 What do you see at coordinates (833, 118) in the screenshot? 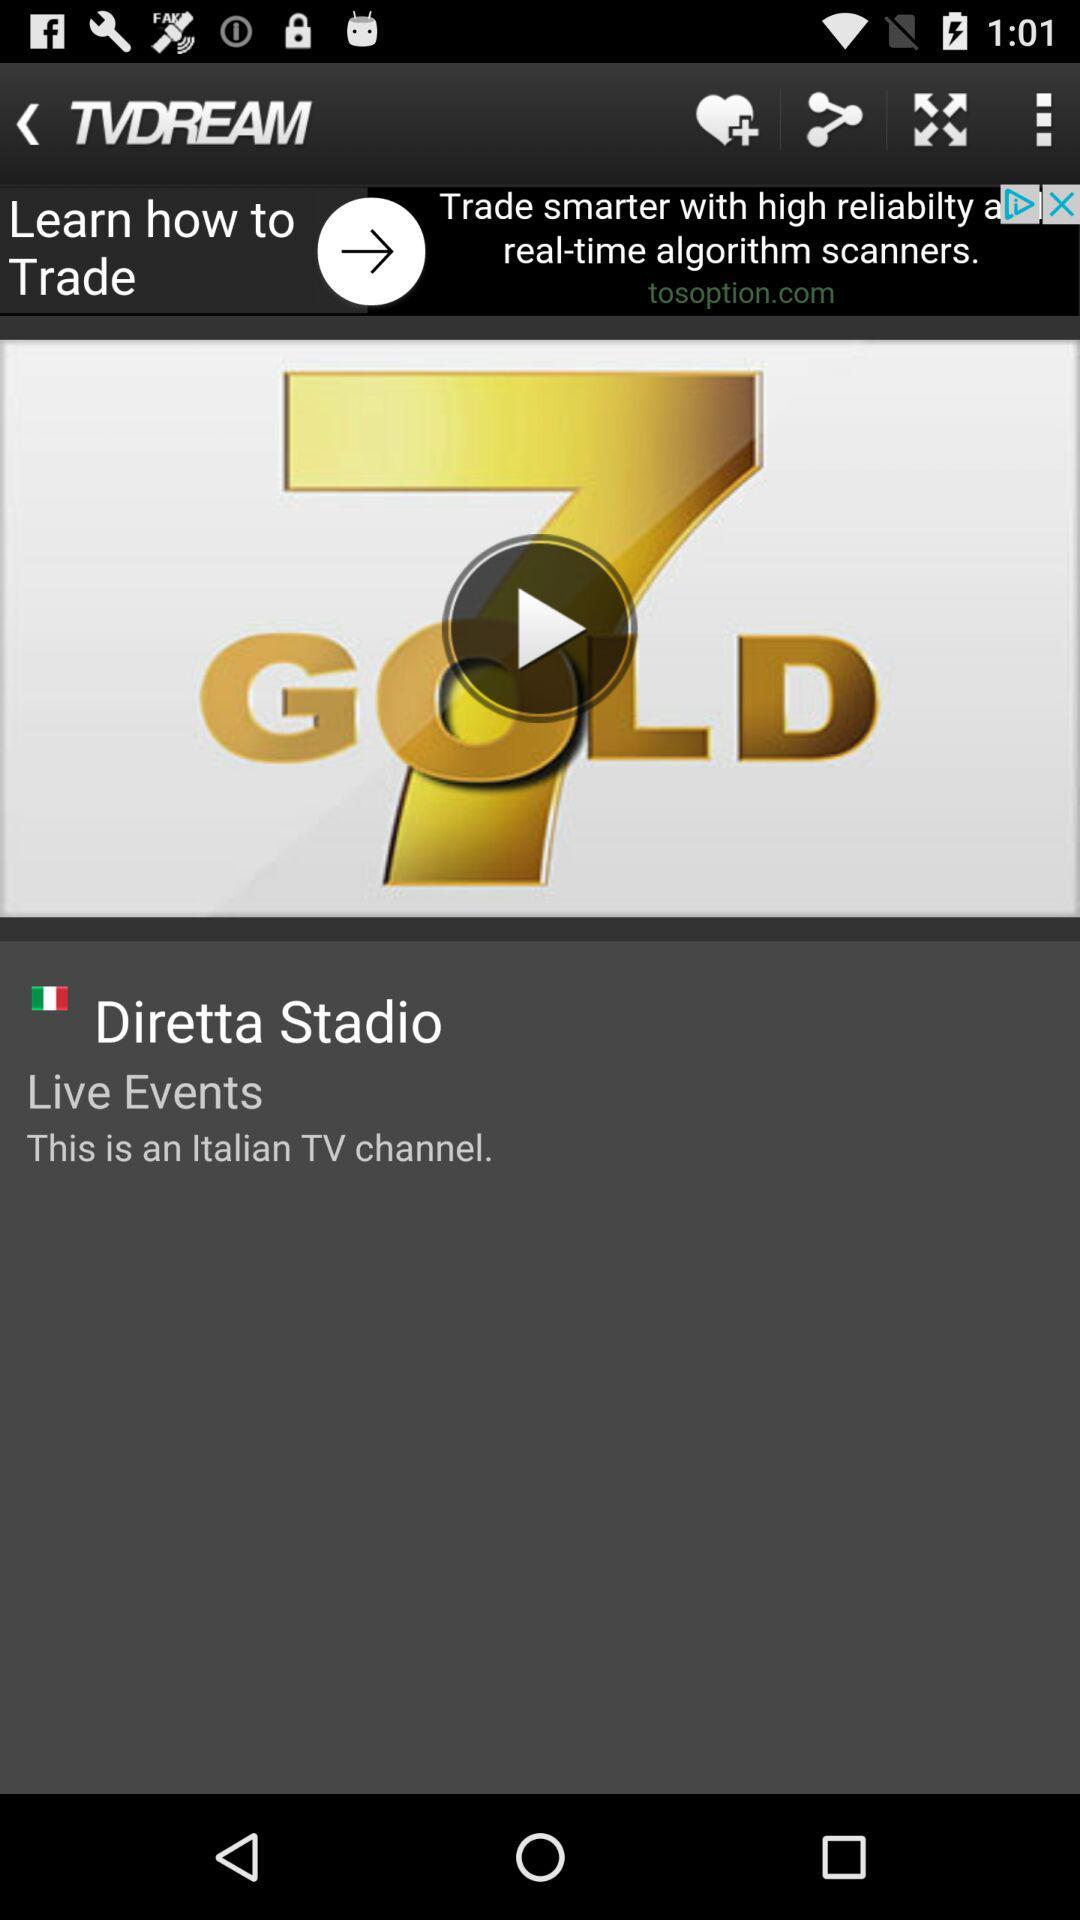
I see `share the channel` at bounding box center [833, 118].